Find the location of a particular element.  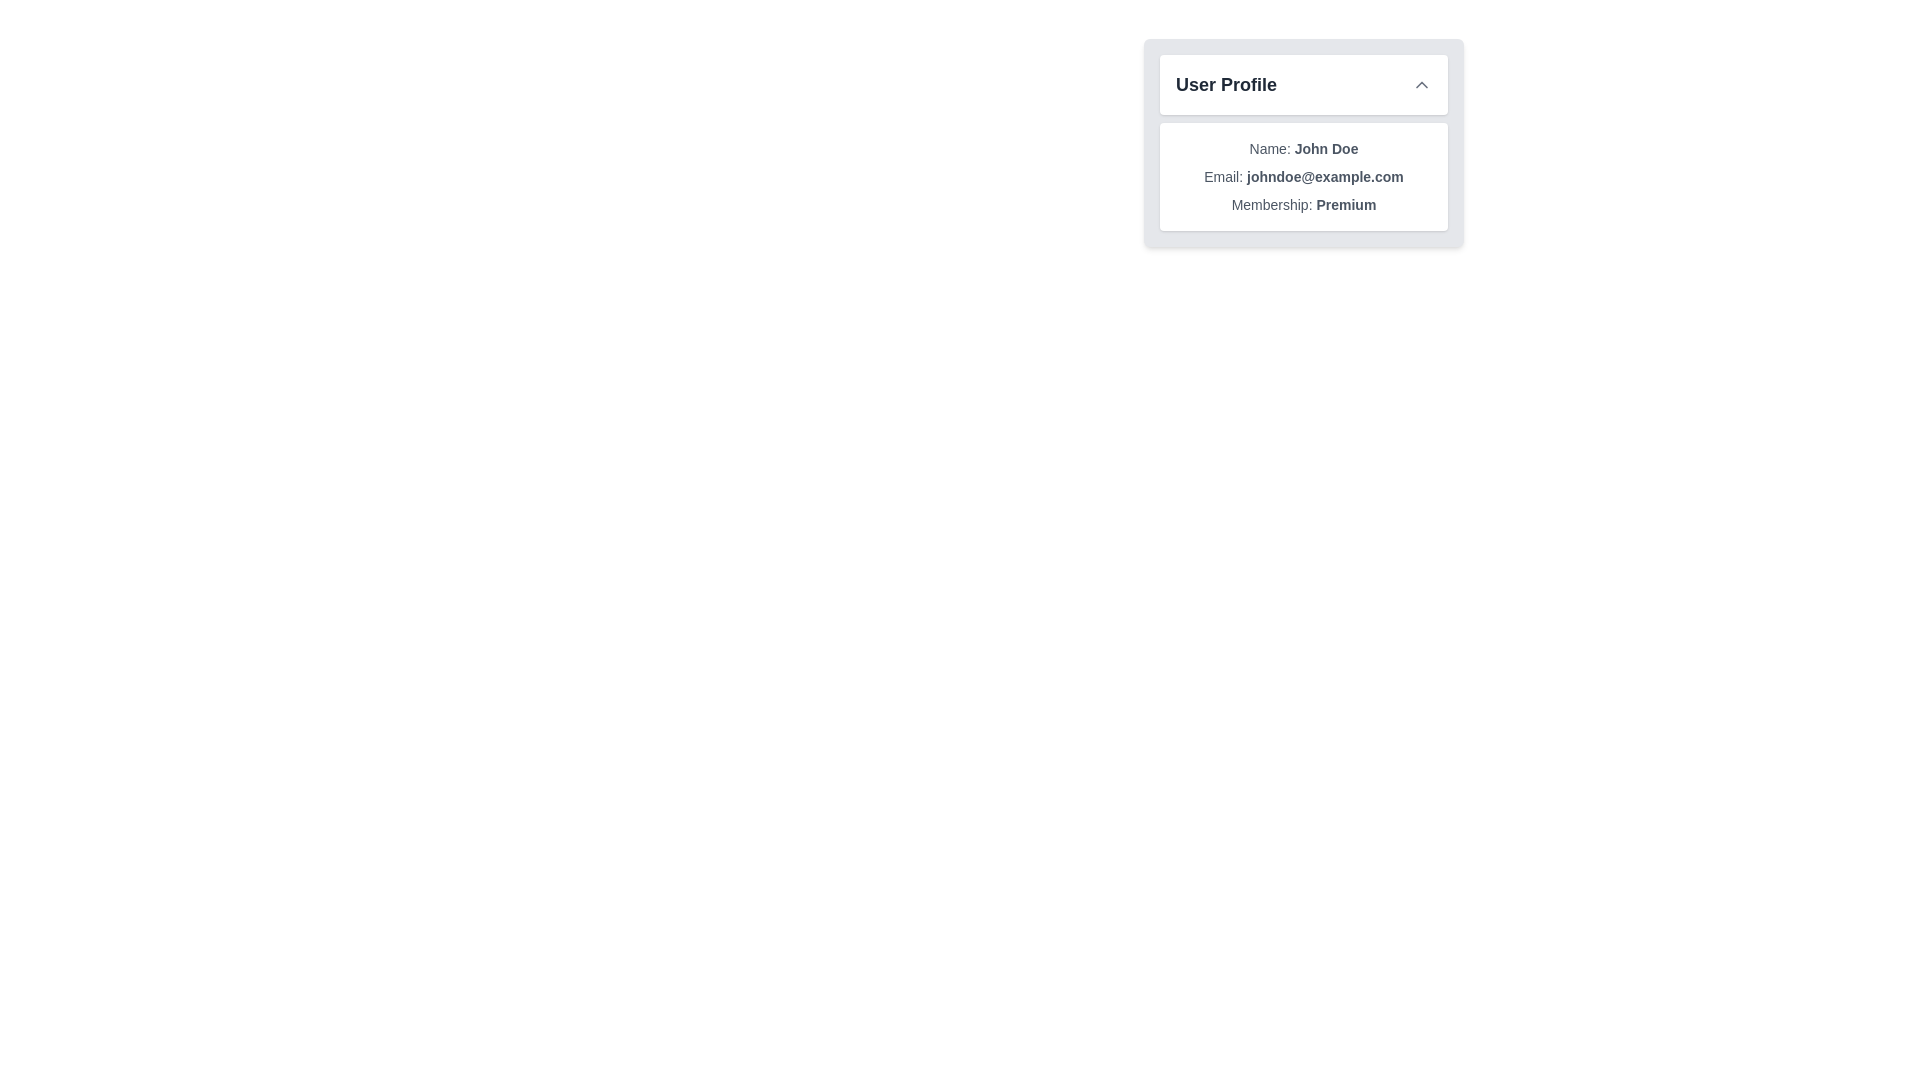

the Membership type indicator label located within the 'User Profile' card, positioned below the 'Email' field and to the right of the 'Membership:' text is located at coordinates (1346, 204).